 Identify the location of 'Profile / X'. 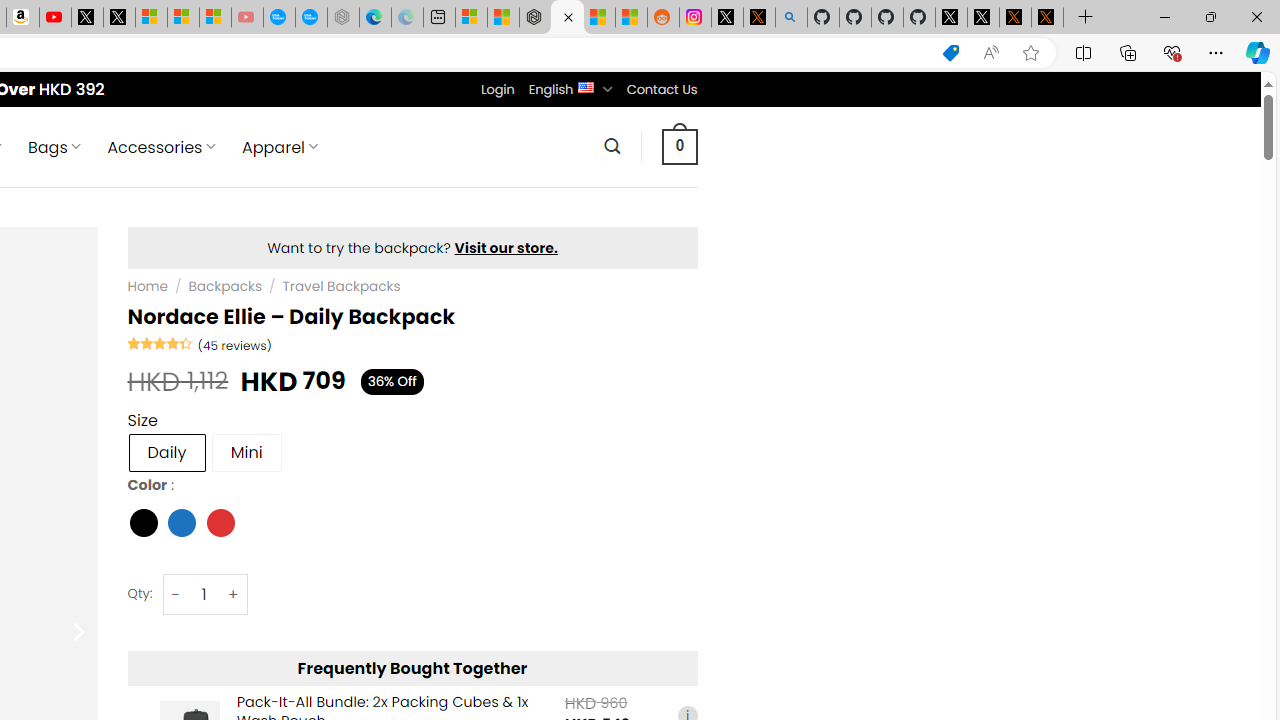
(950, 17).